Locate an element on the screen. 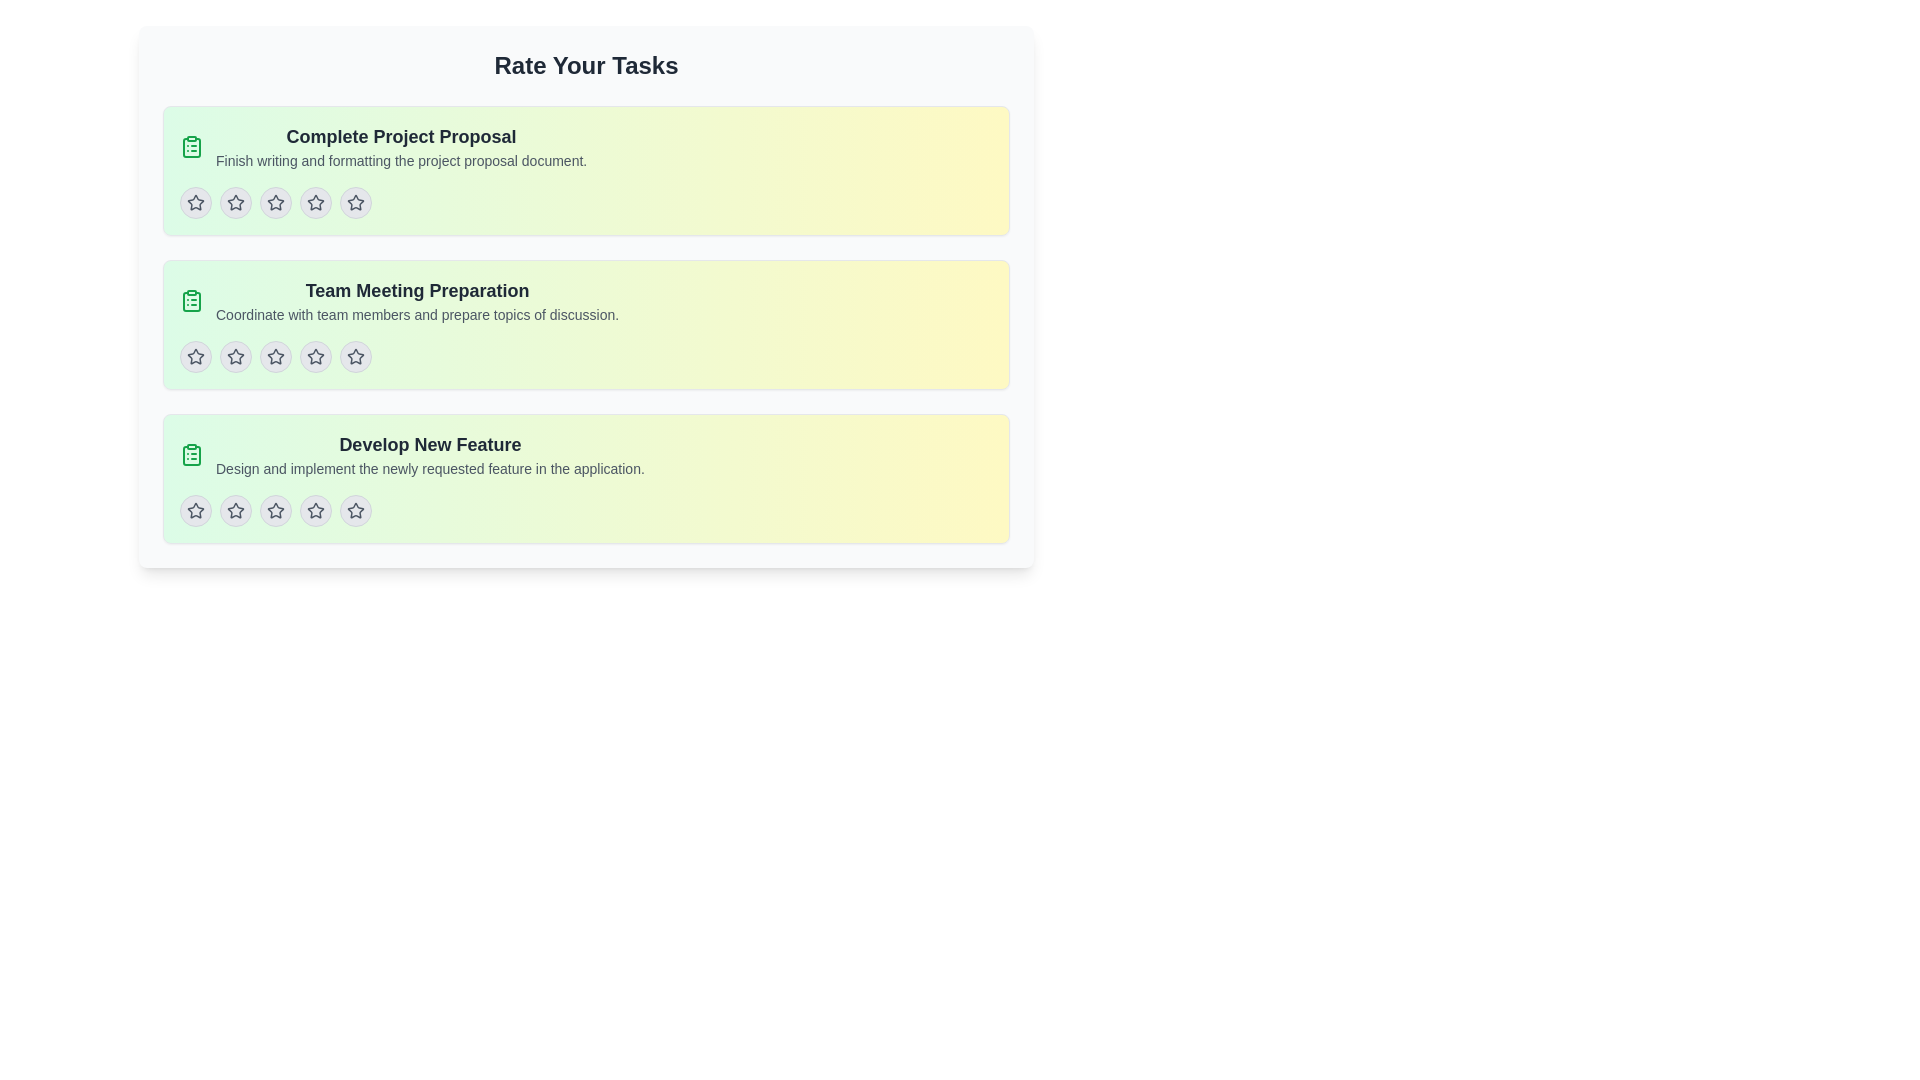  the second star icon in the five-star rating system to rate the 'Complete Project Proposal' task is located at coordinates (315, 203).